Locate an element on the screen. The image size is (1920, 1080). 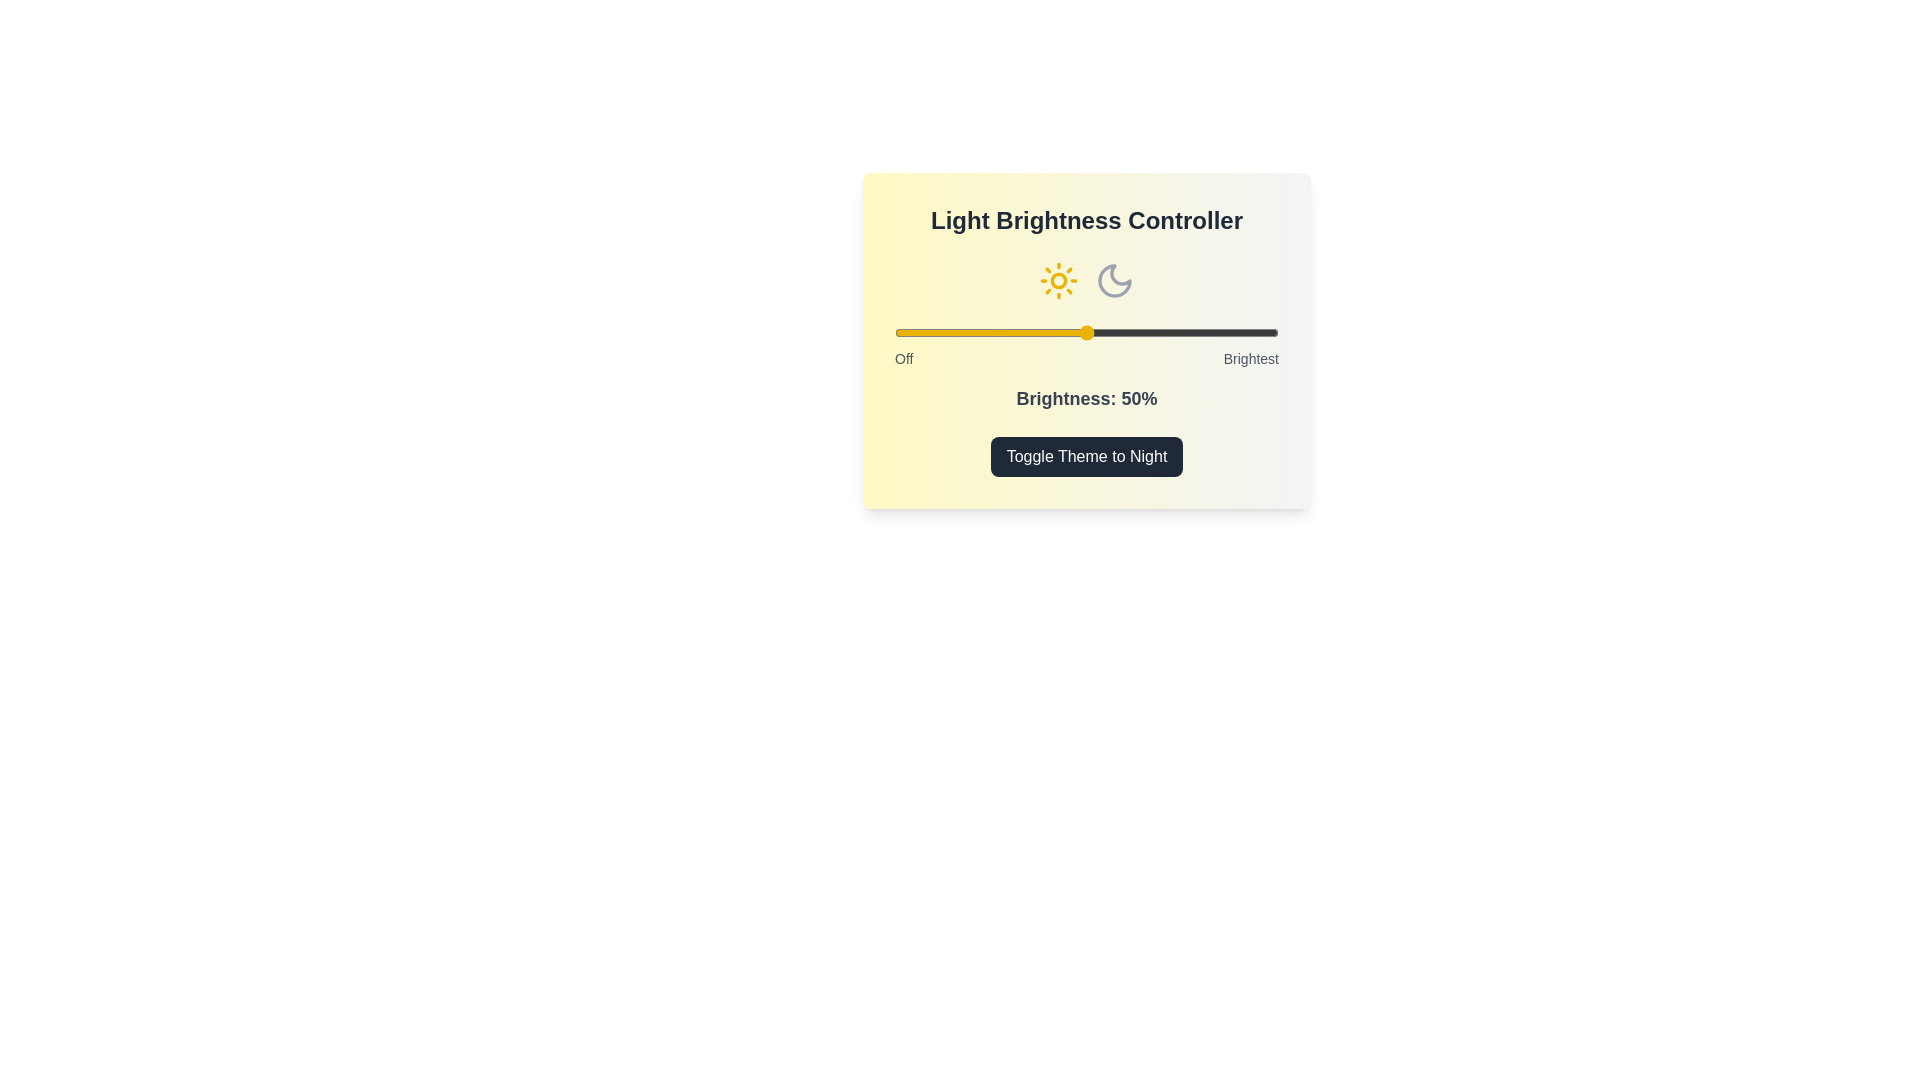
the slider to set the brightness to 92% is located at coordinates (1247, 331).